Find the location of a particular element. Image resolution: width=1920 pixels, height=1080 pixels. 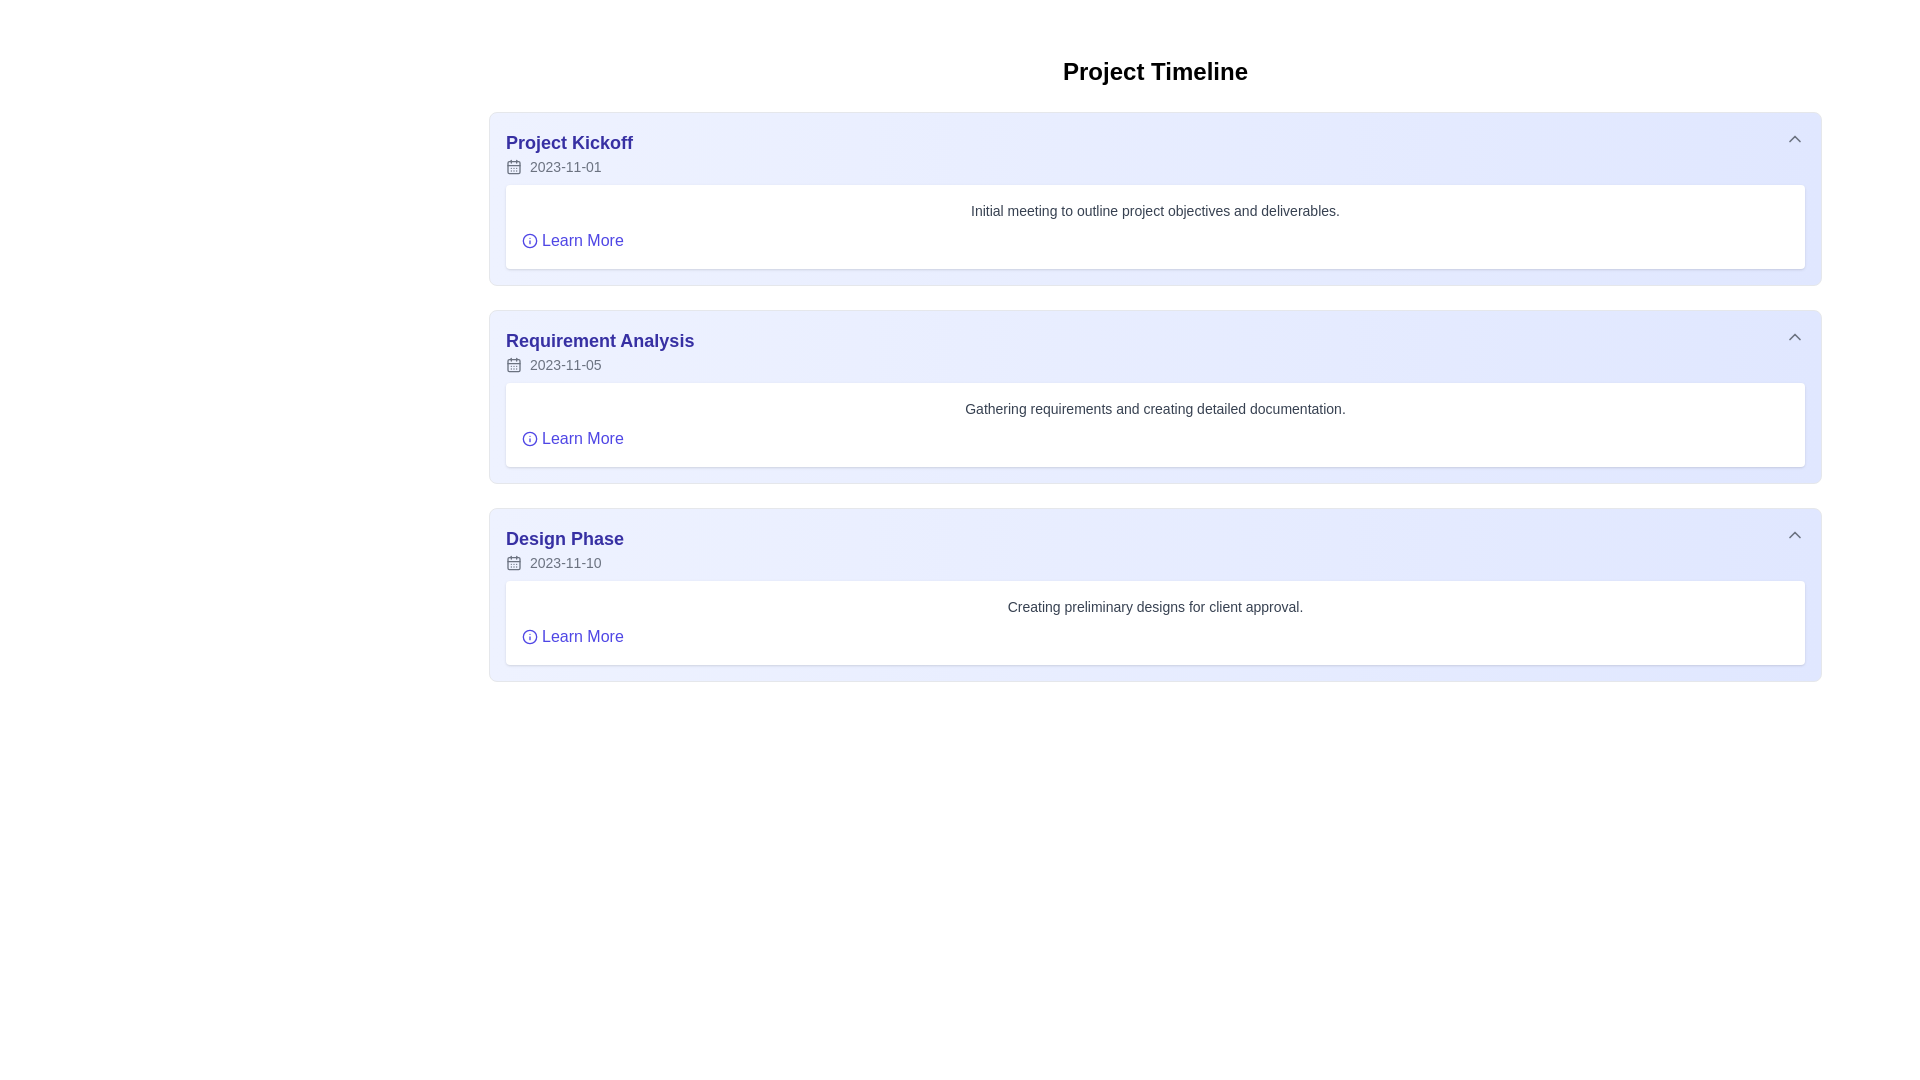

the third rectangular part of the calendar icon located in the 'Design Phase' section of the displayed timeline is located at coordinates (513, 563).